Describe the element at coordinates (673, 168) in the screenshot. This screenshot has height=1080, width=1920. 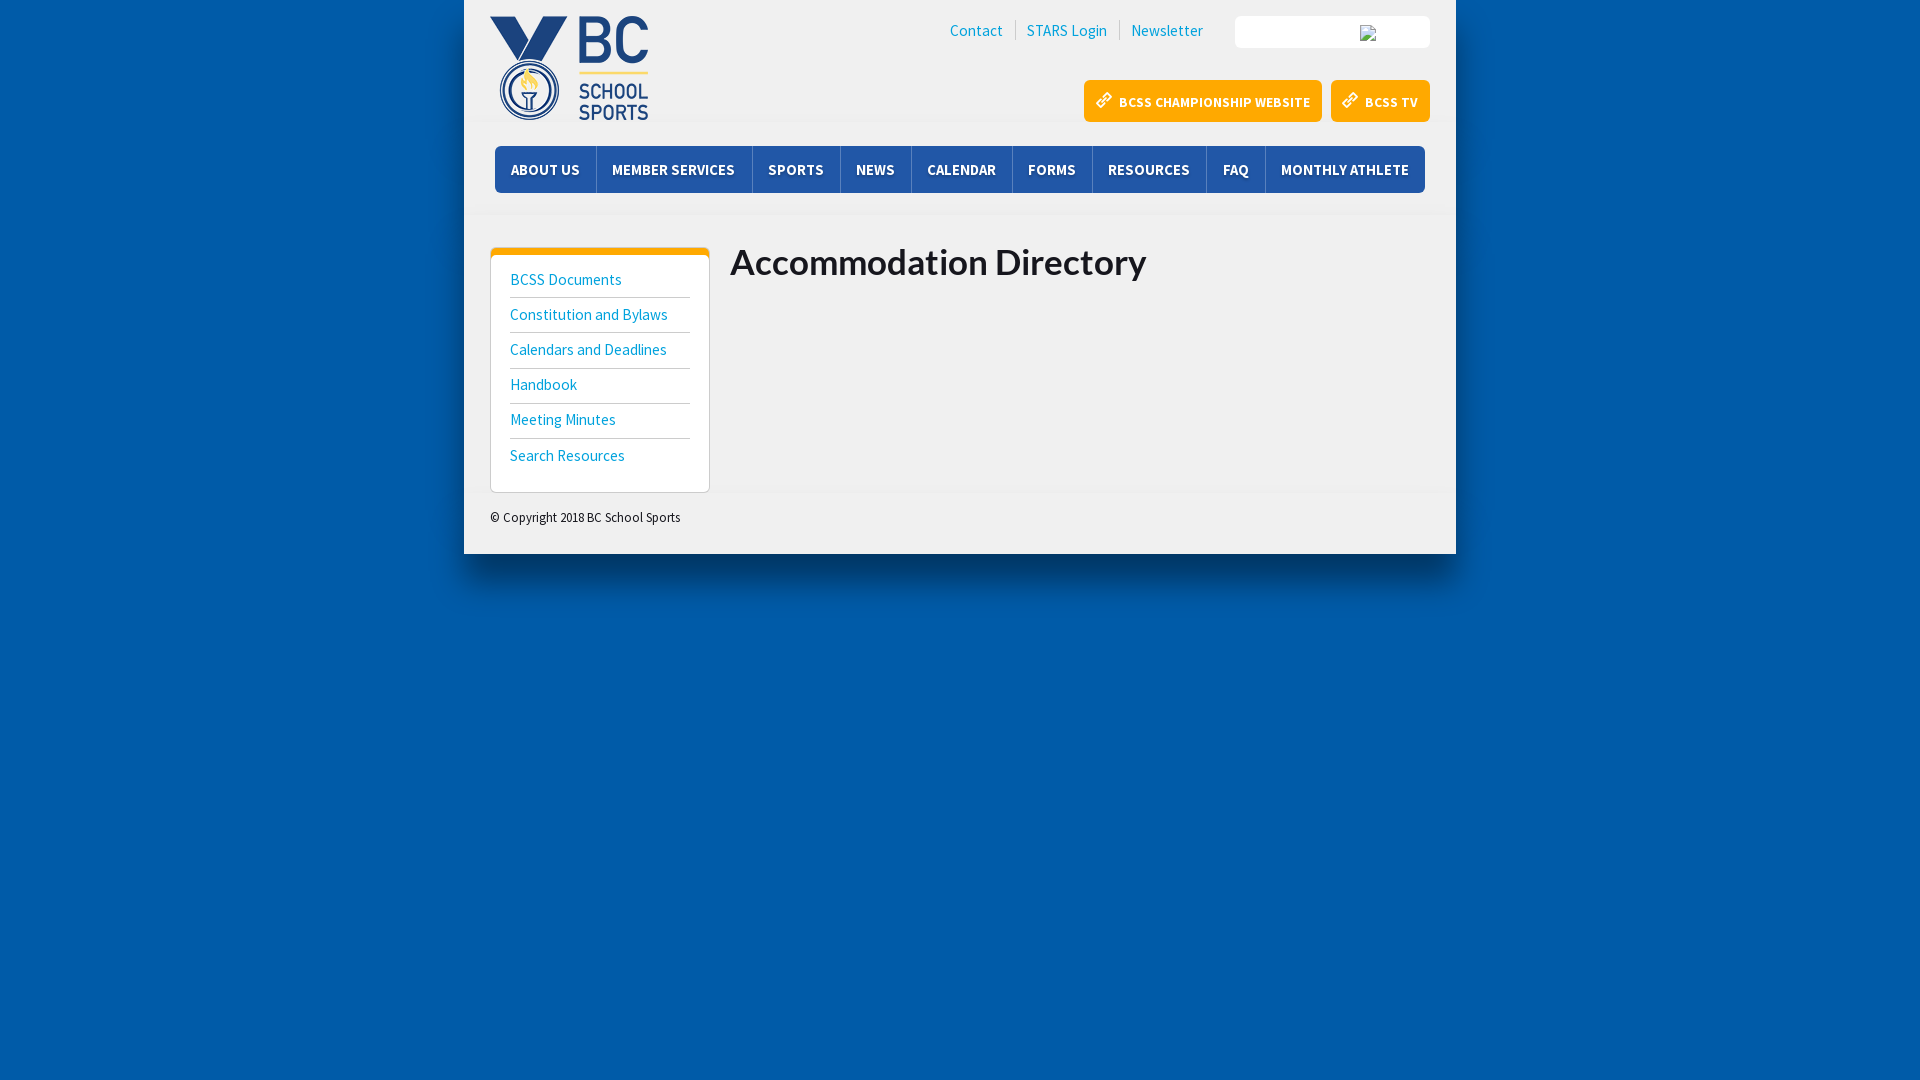
I see `'MEMBER SERVICES'` at that location.